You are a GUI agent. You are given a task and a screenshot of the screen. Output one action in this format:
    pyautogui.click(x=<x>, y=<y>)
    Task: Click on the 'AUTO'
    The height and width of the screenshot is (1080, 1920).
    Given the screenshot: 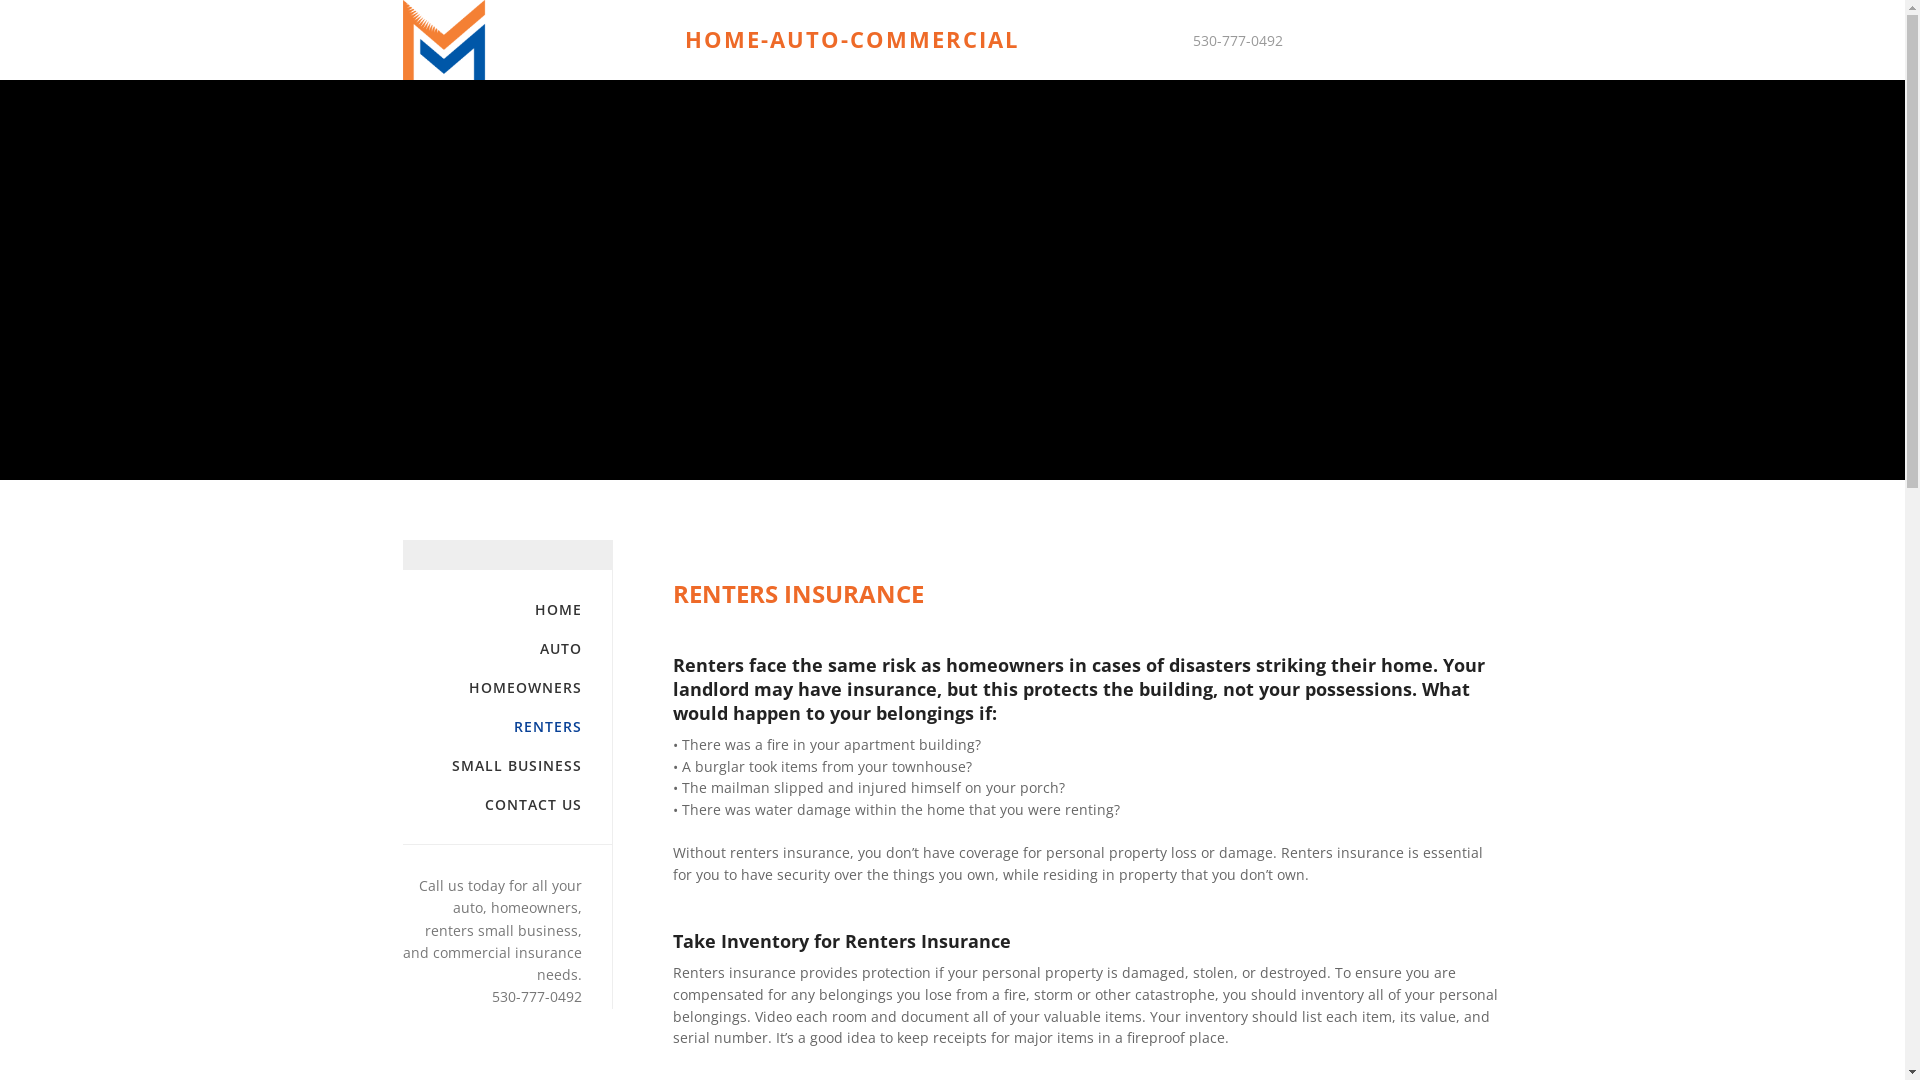 What is the action you would take?
    pyautogui.click(x=491, y=648)
    